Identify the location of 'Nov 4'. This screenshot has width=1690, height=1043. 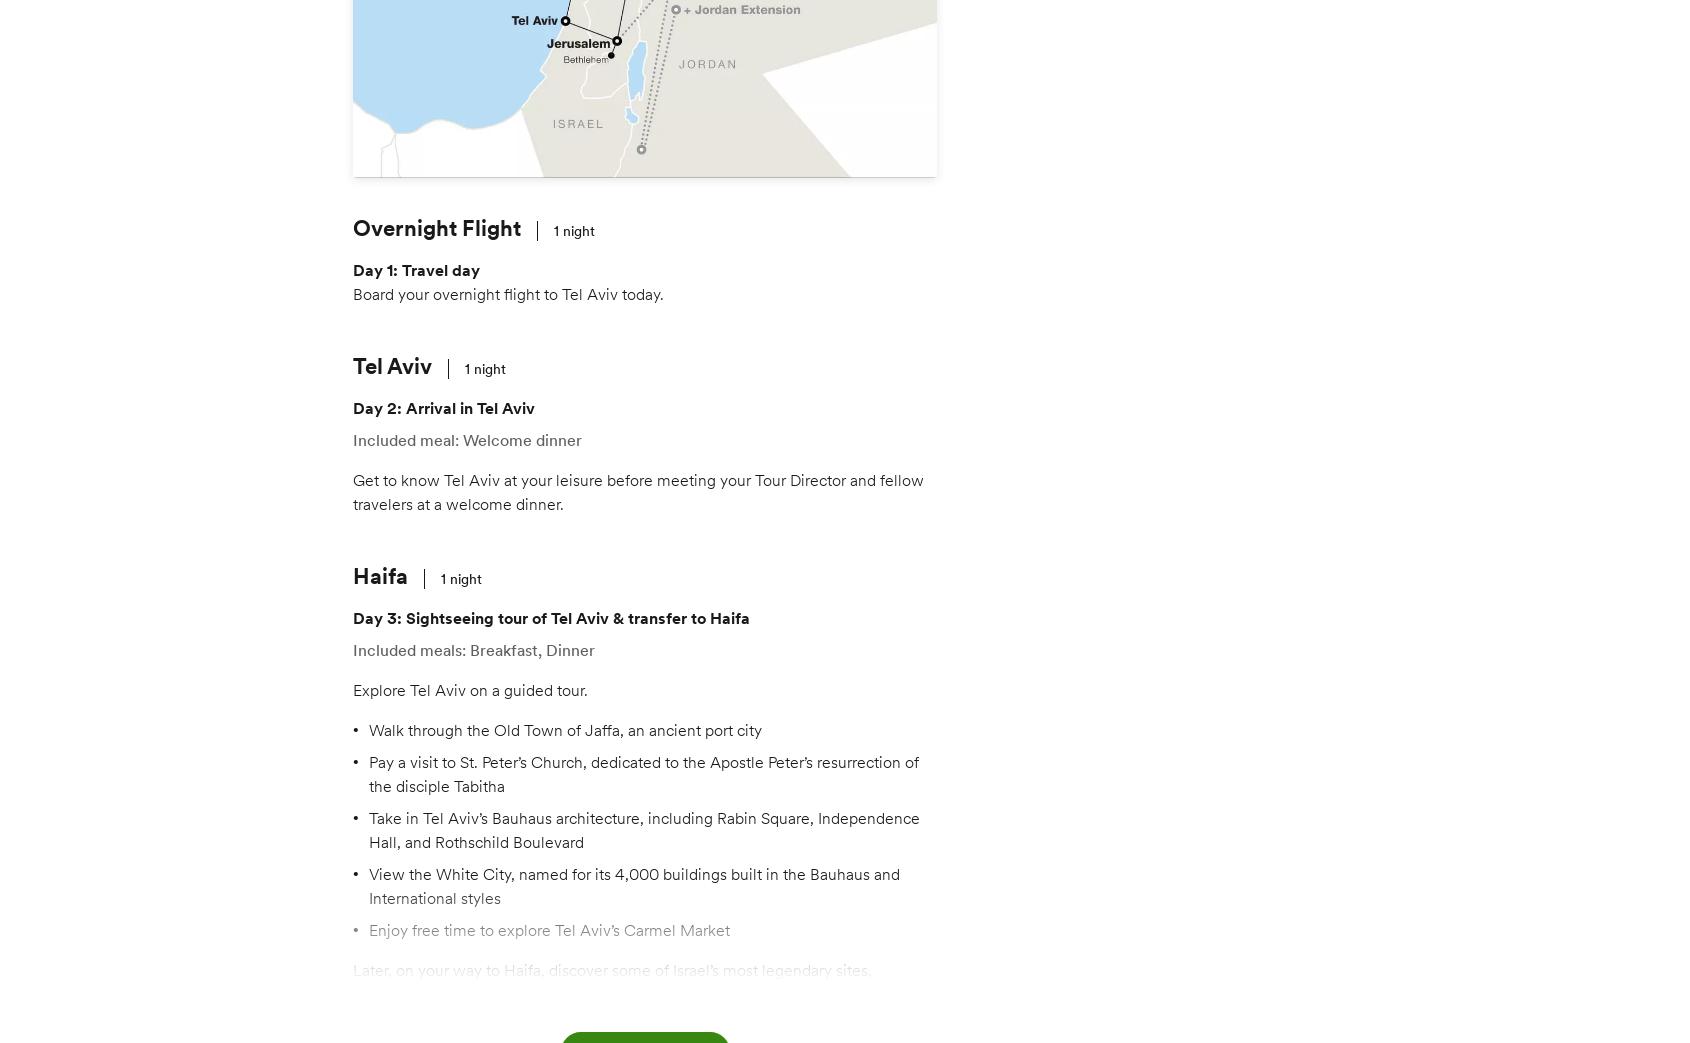
(1057, 798).